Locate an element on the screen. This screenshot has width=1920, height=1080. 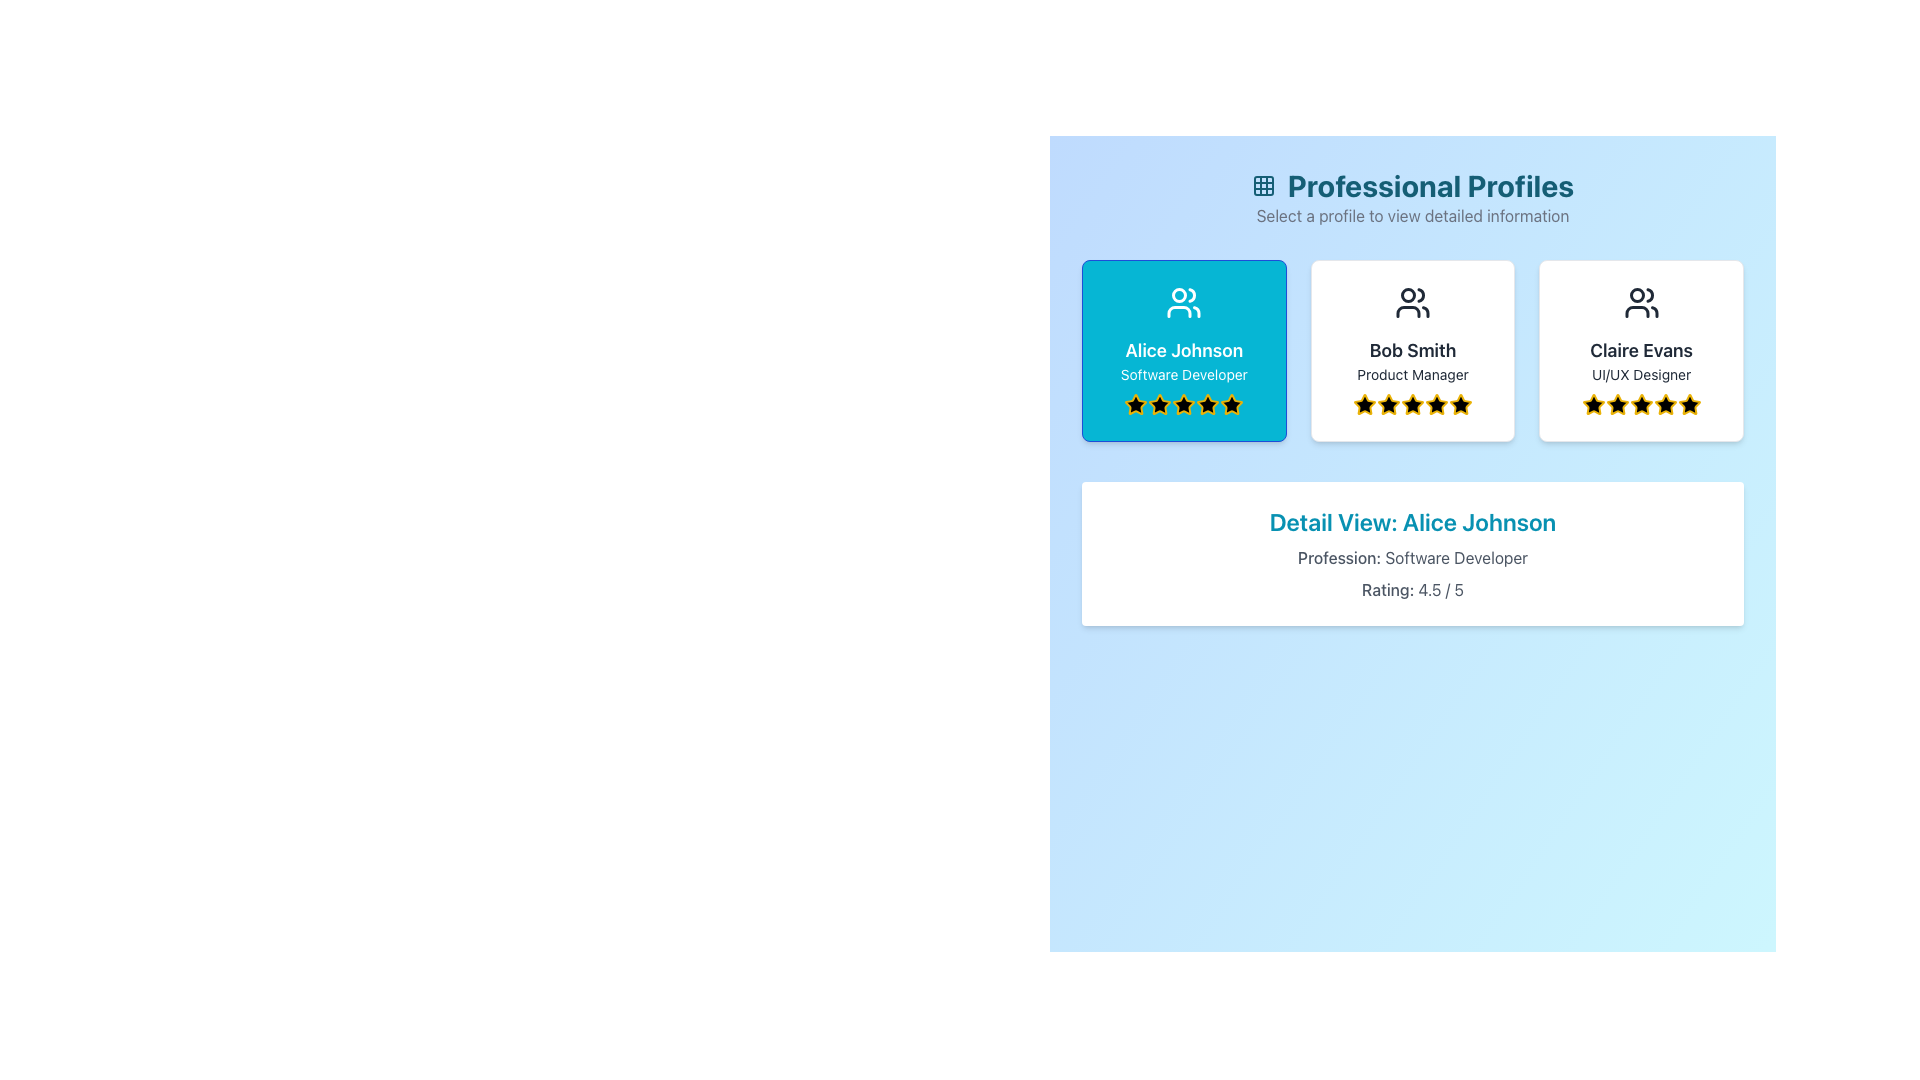
the text label that reads 'Alice Johnson', which is displayed in white text on a cyan background, positioned inside the first profile card at the top, below the professional profile icon is located at coordinates (1184, 350).